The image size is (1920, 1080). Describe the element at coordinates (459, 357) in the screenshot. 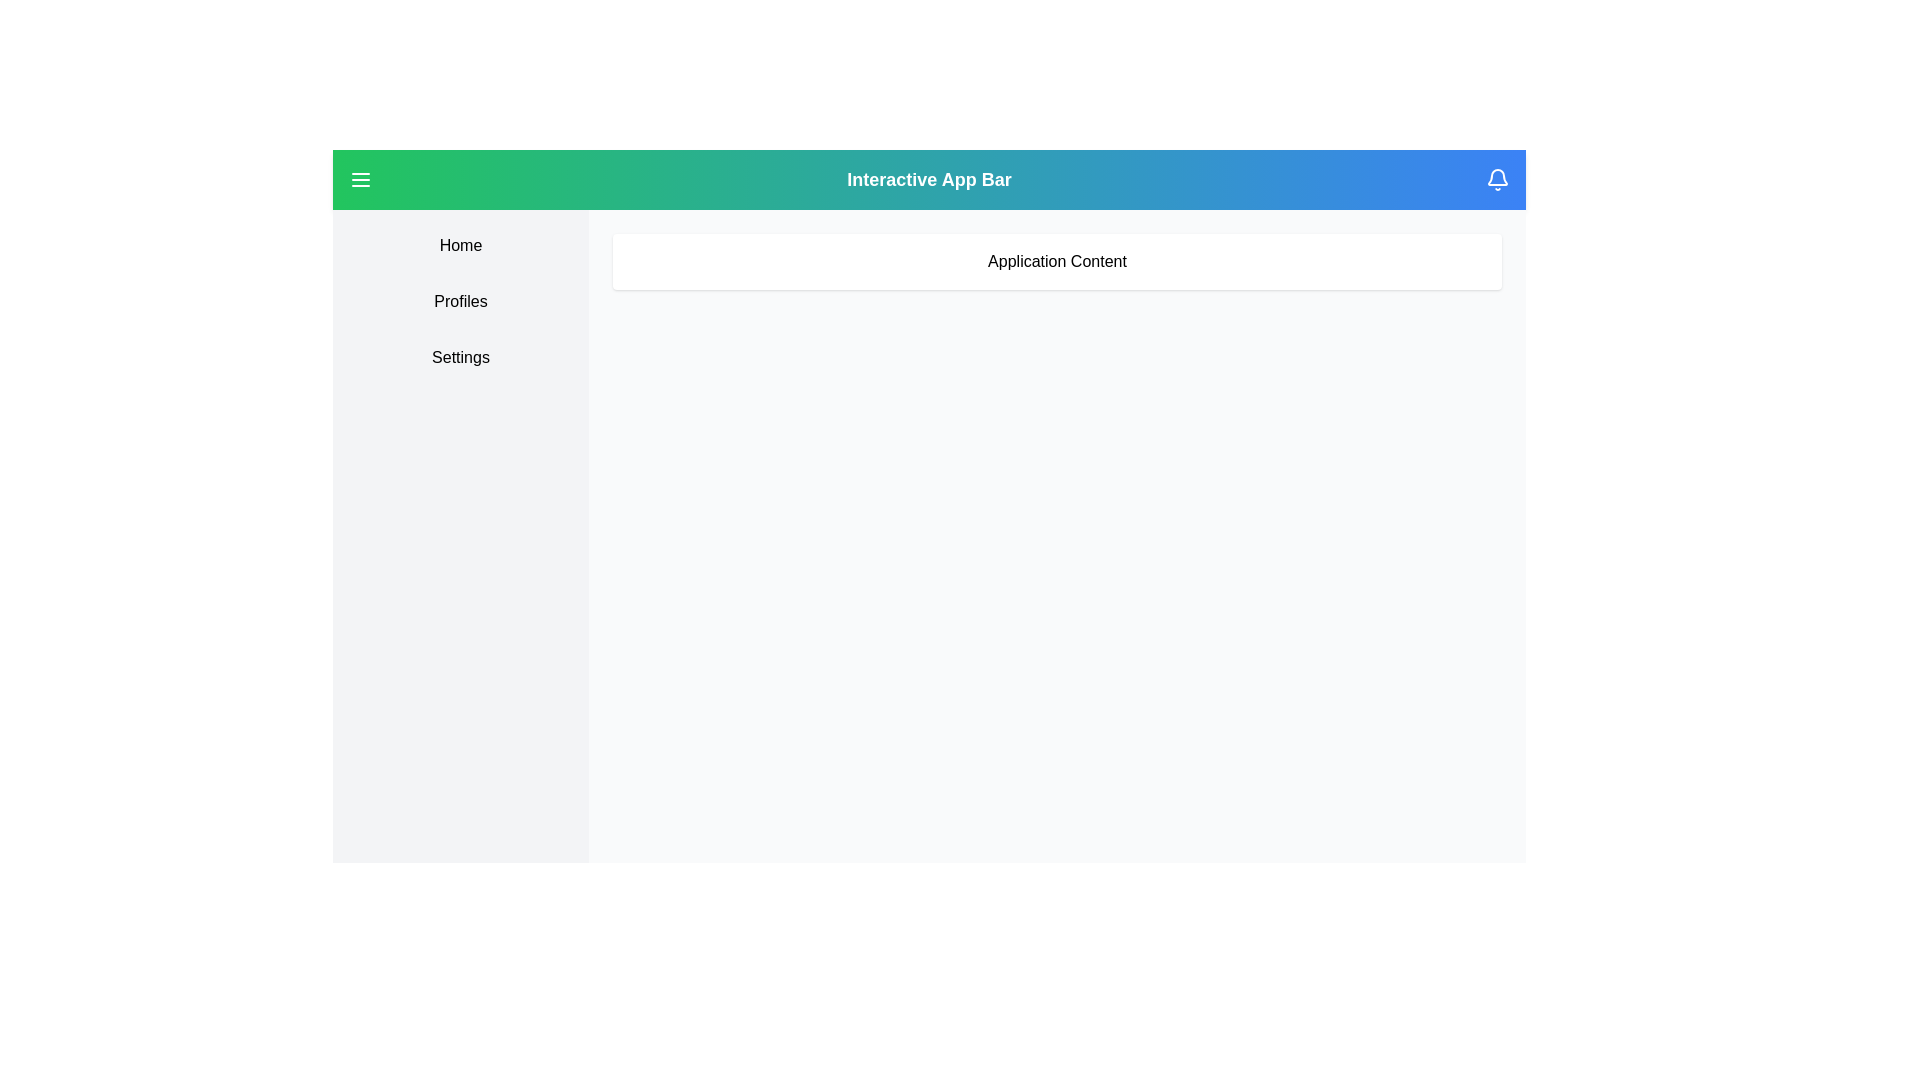

I see `the sidebar menu item Settings to navigate to the corresponding section` at that location.